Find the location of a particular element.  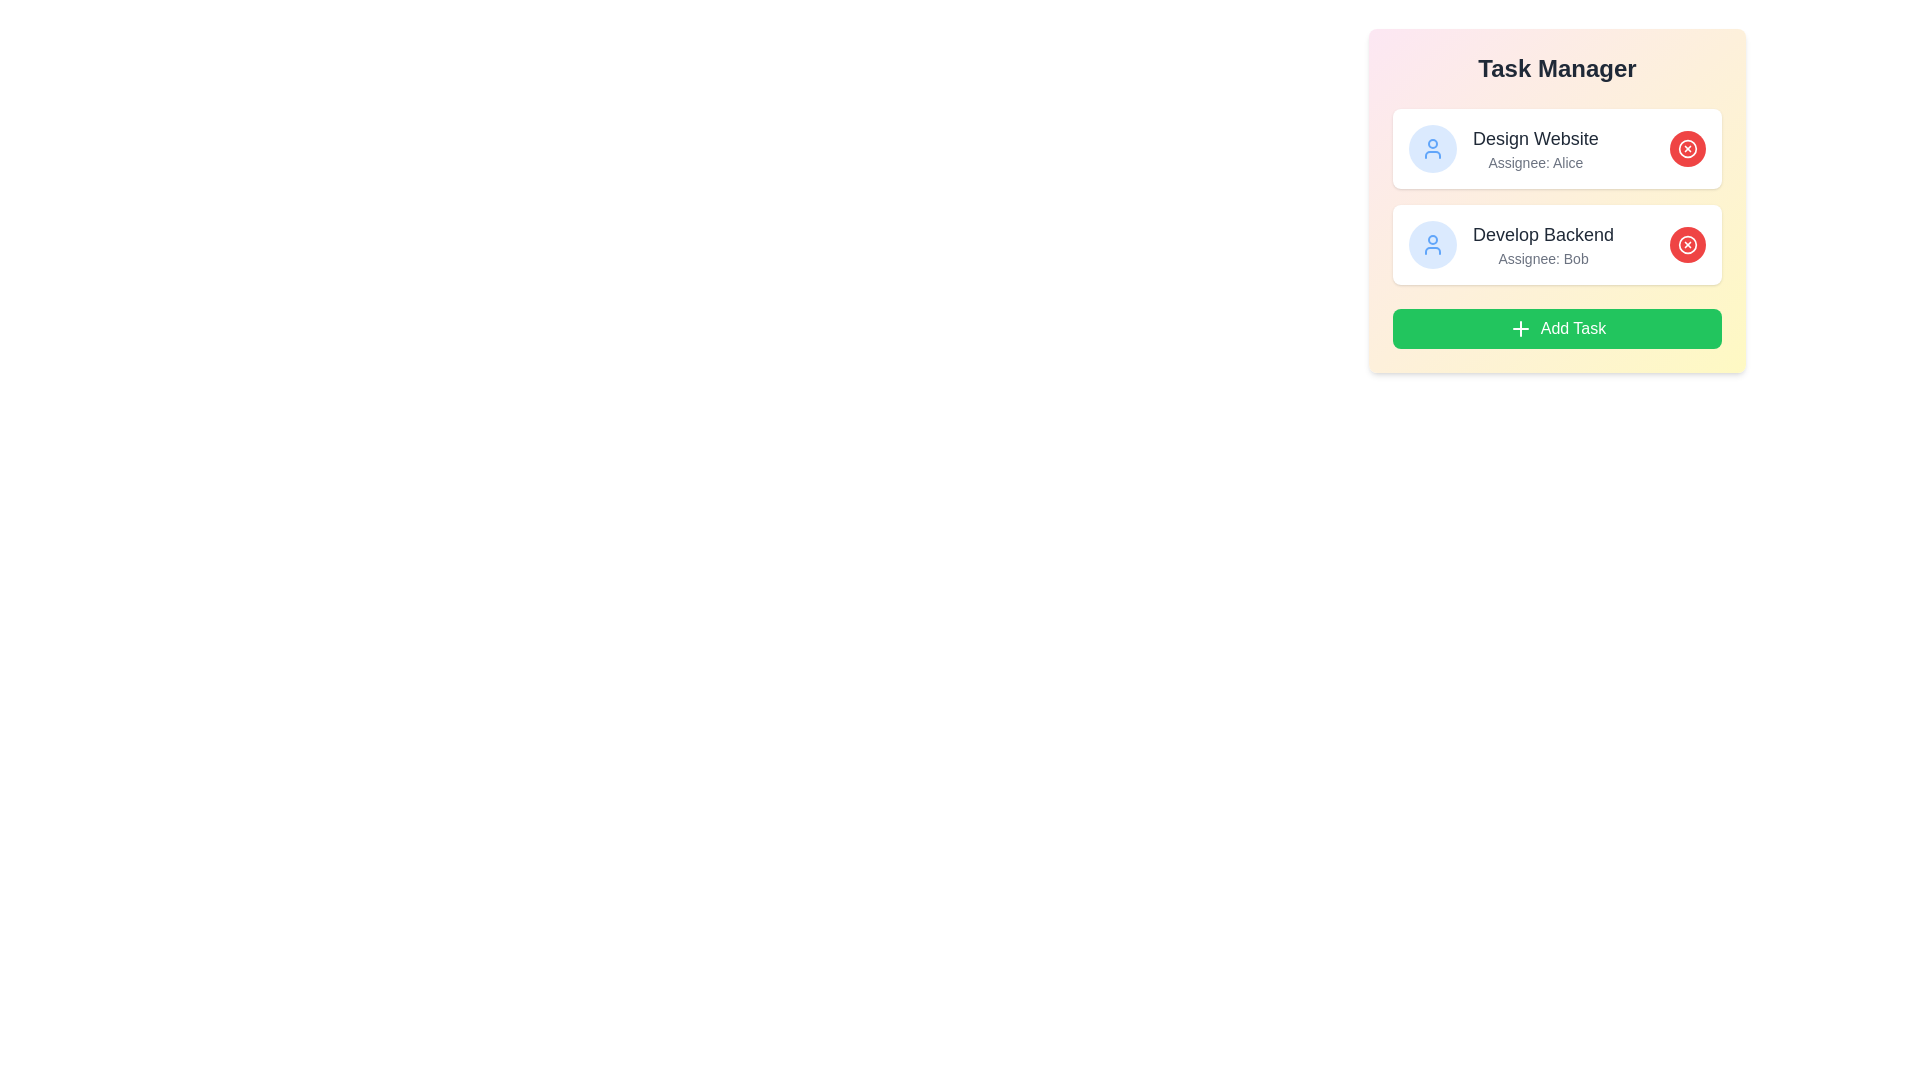

the icon located to the left of the 'Add Task' label in the green button at the bottom of the task list panel is located at coordinates (1520, 327).